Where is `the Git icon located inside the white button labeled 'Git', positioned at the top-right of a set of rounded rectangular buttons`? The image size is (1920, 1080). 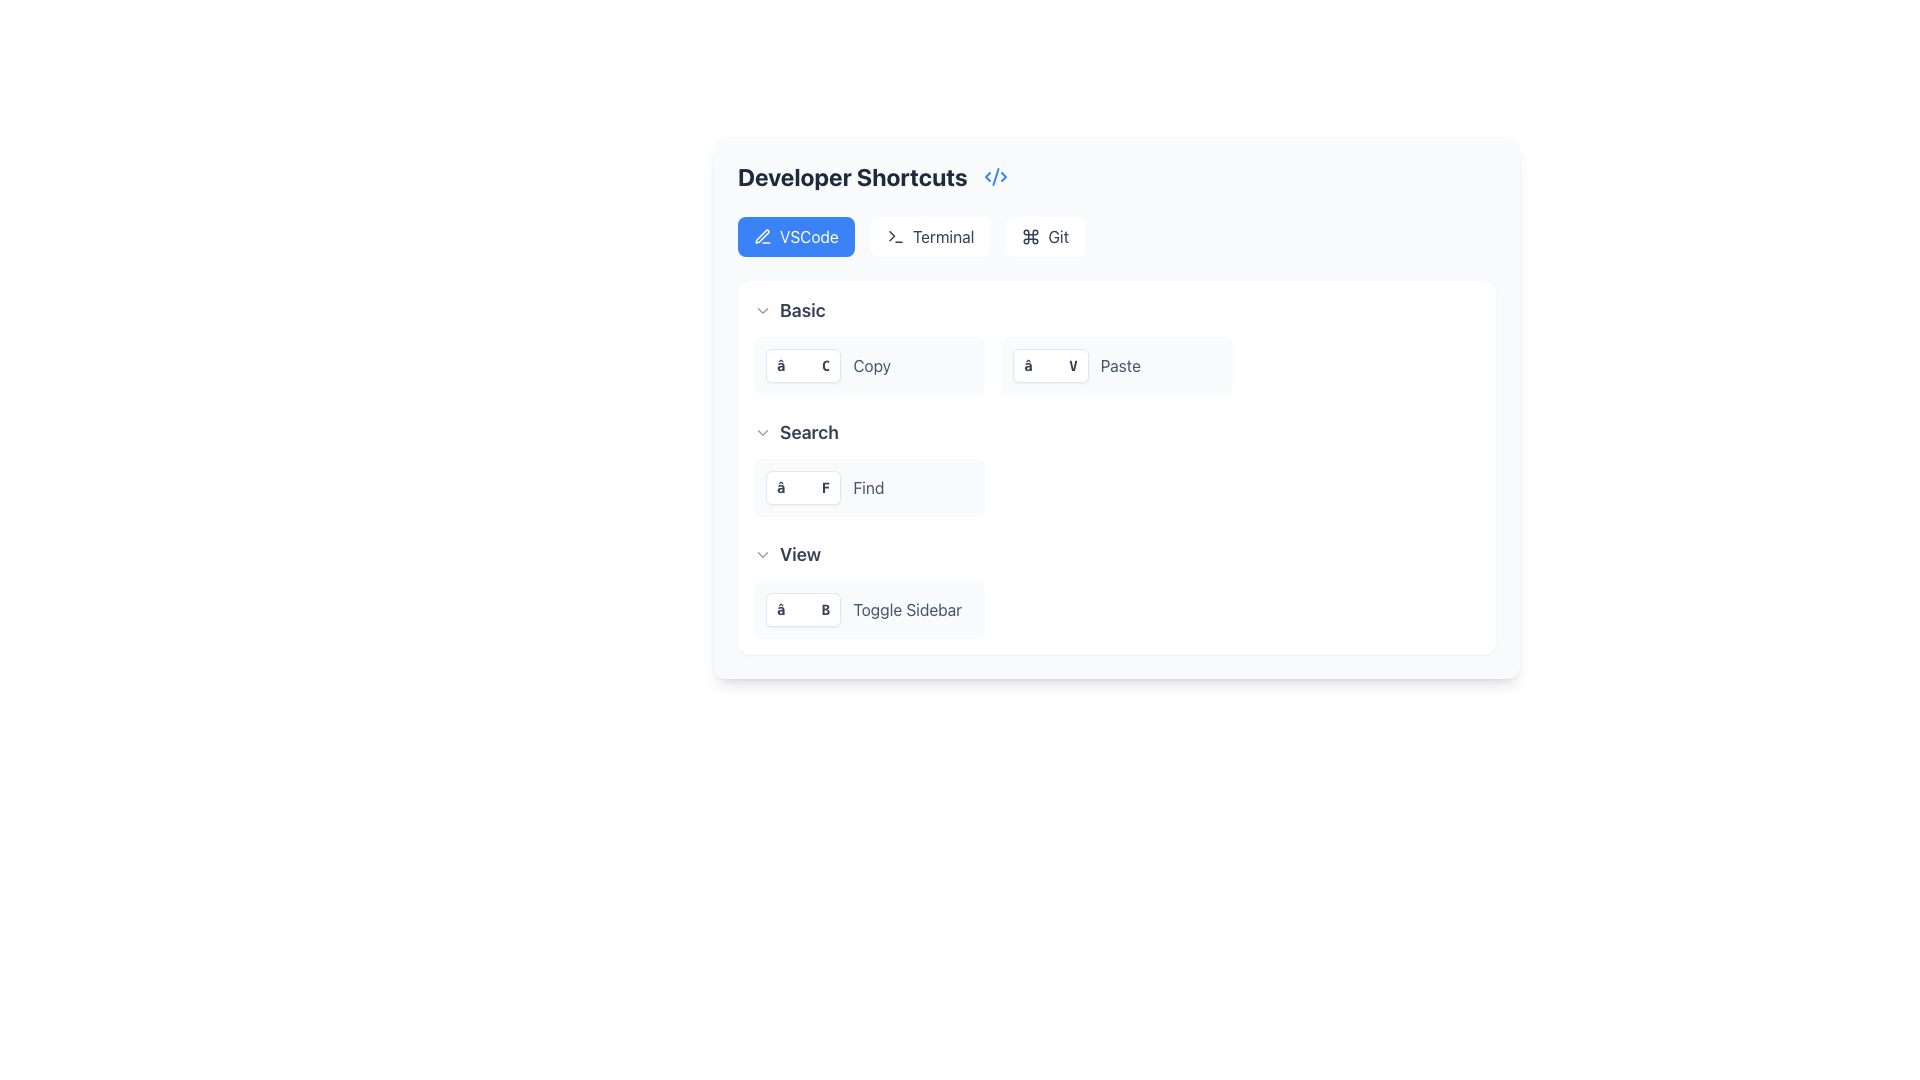
the Git icon located inside the white button labeled 'Git', positioned at the top-right of a set of rounded rectangular buttons is located at coordinates (1031, 235).